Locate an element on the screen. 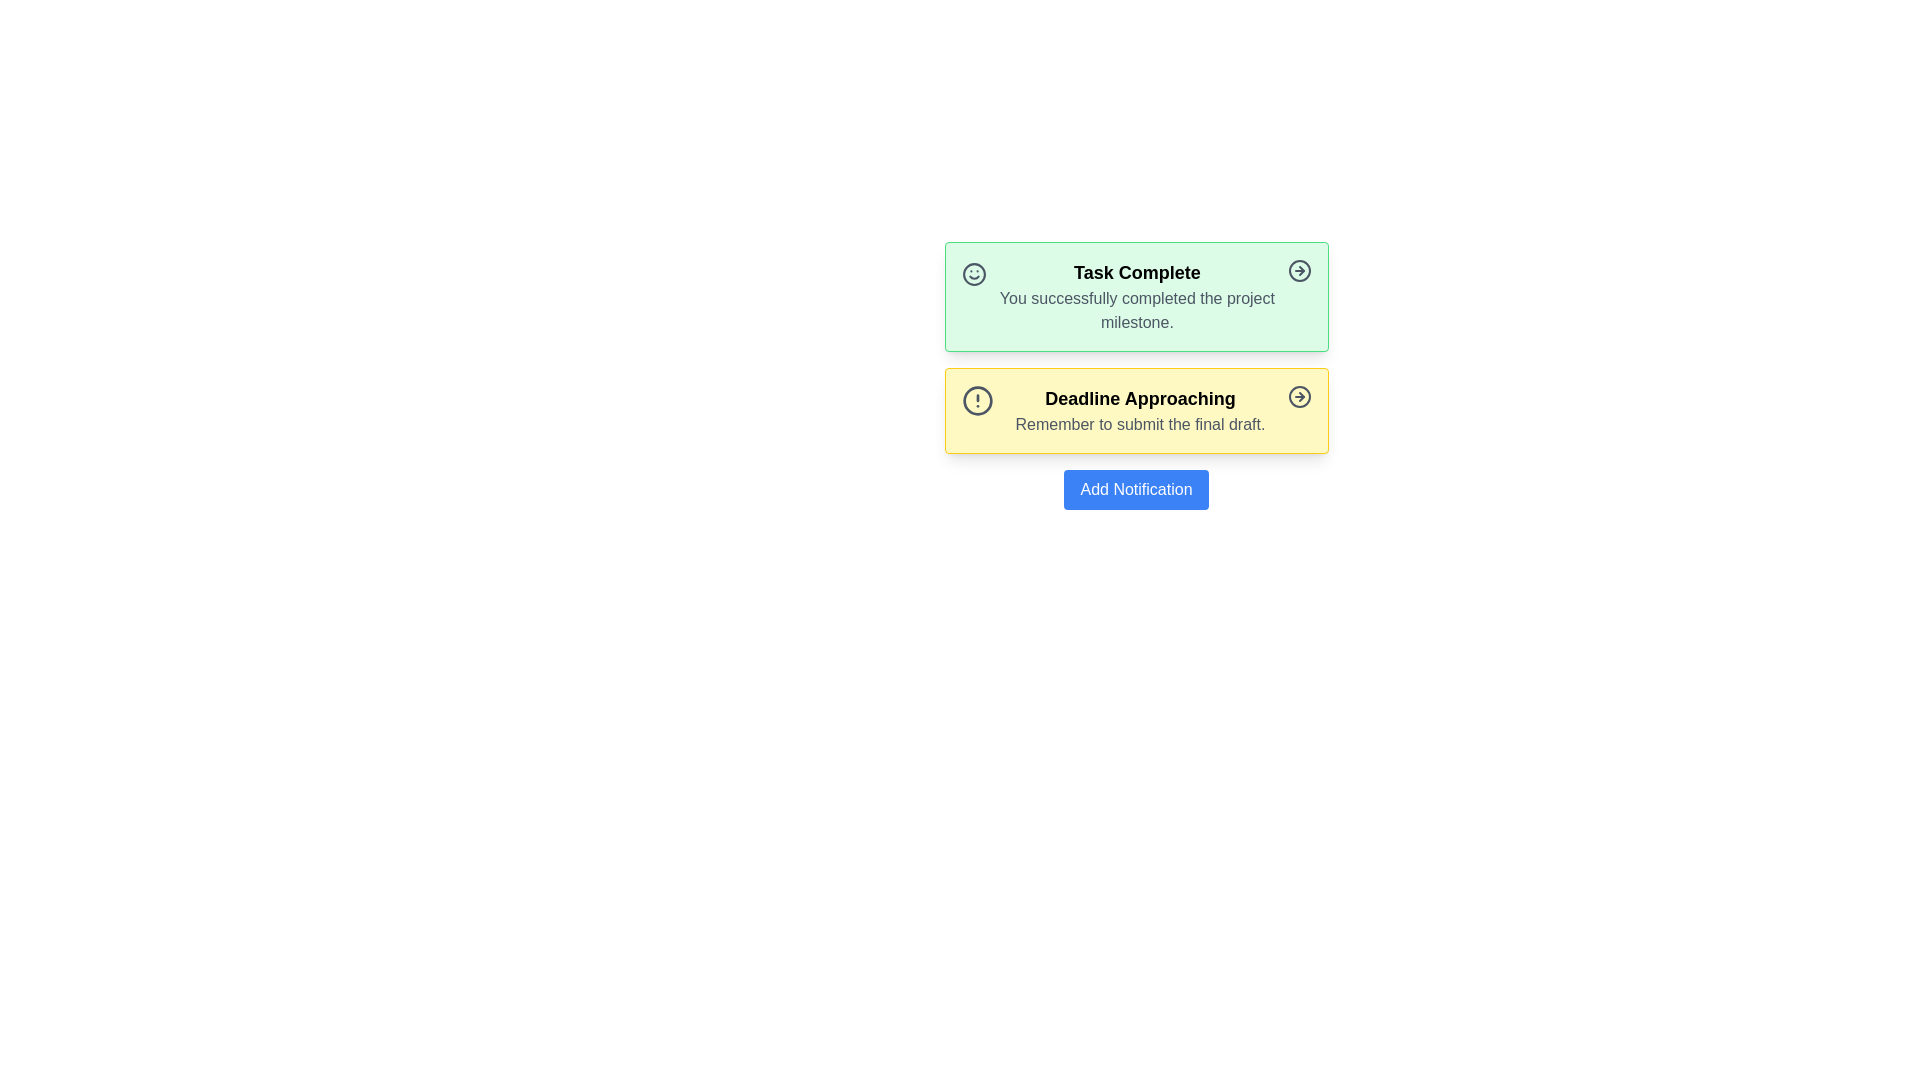 Image resolution: width=1920 pixels, height=1080 pixels. the arrow button on the right side of the notification to dismiss it is located at coordinates (1299, 270).